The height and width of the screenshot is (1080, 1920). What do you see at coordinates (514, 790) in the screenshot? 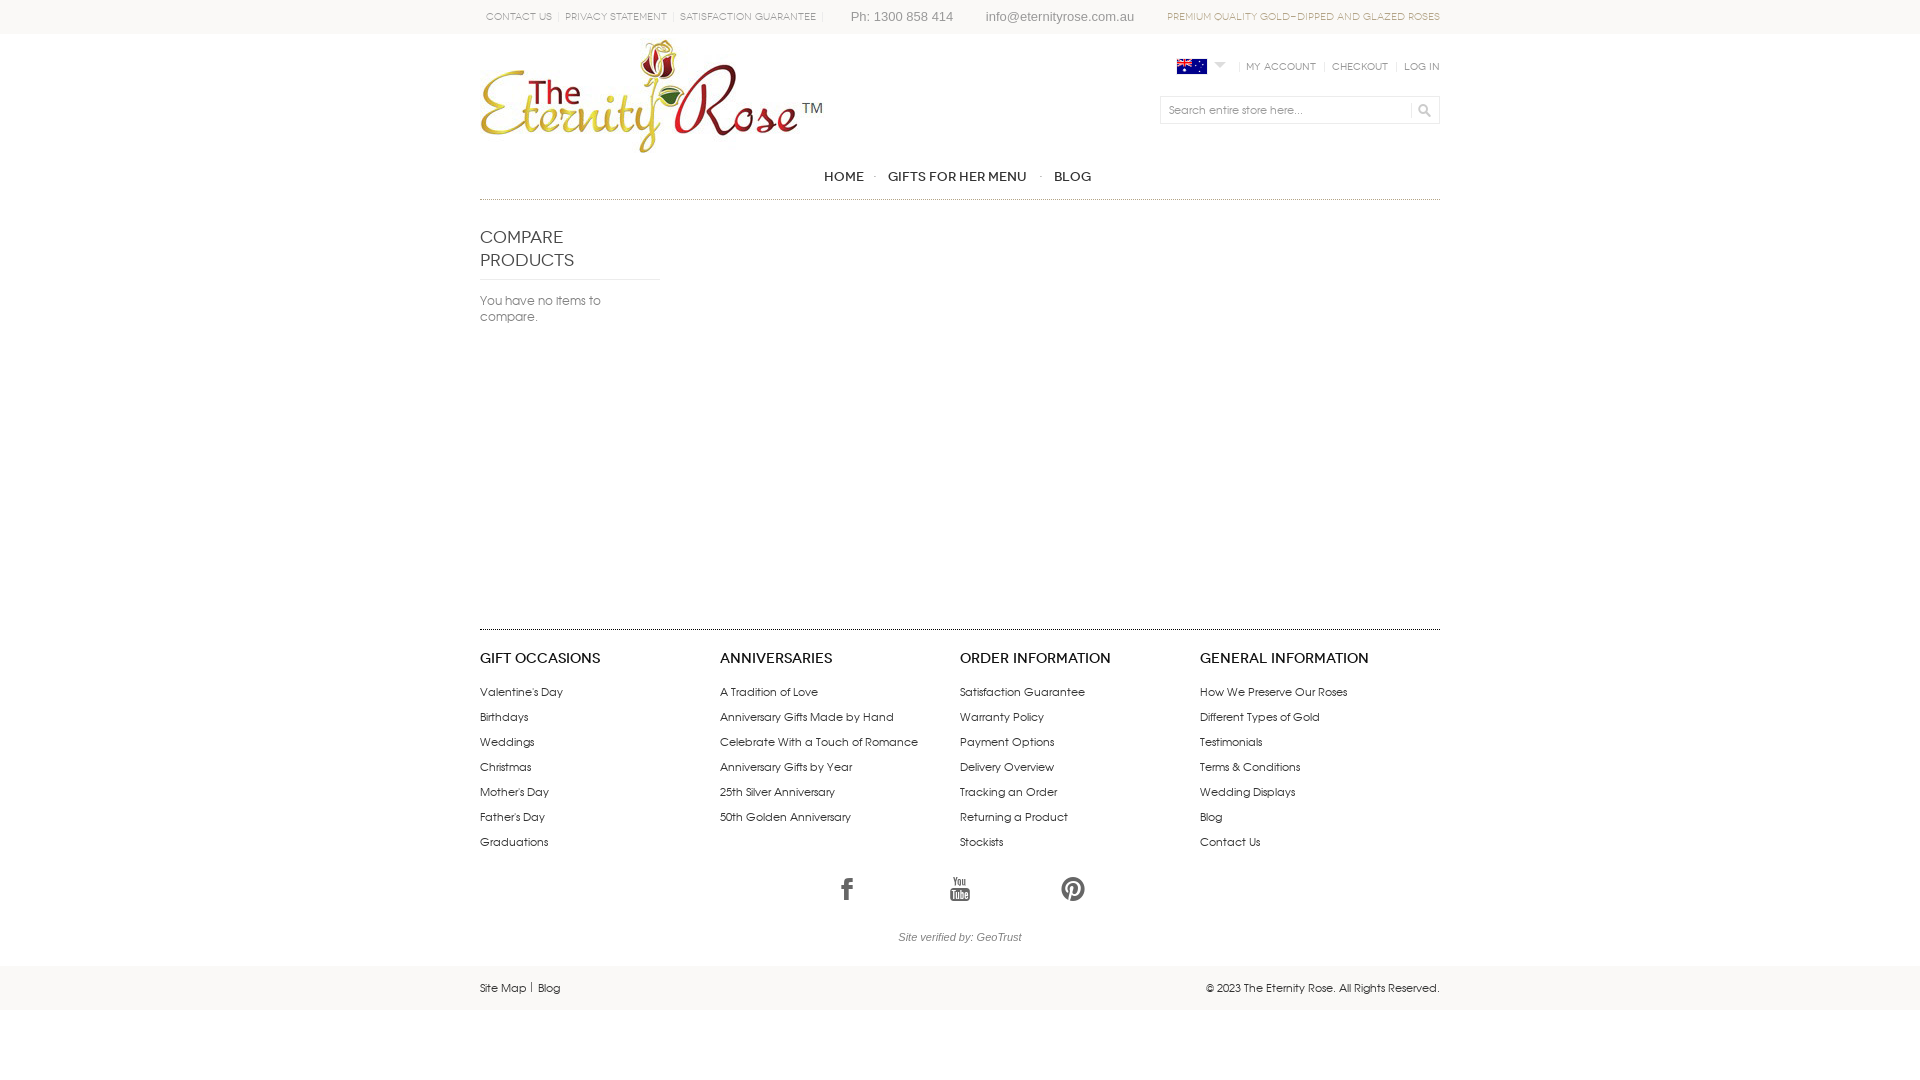
I see `'Mother's Day'` at bounding box center [514, 790].